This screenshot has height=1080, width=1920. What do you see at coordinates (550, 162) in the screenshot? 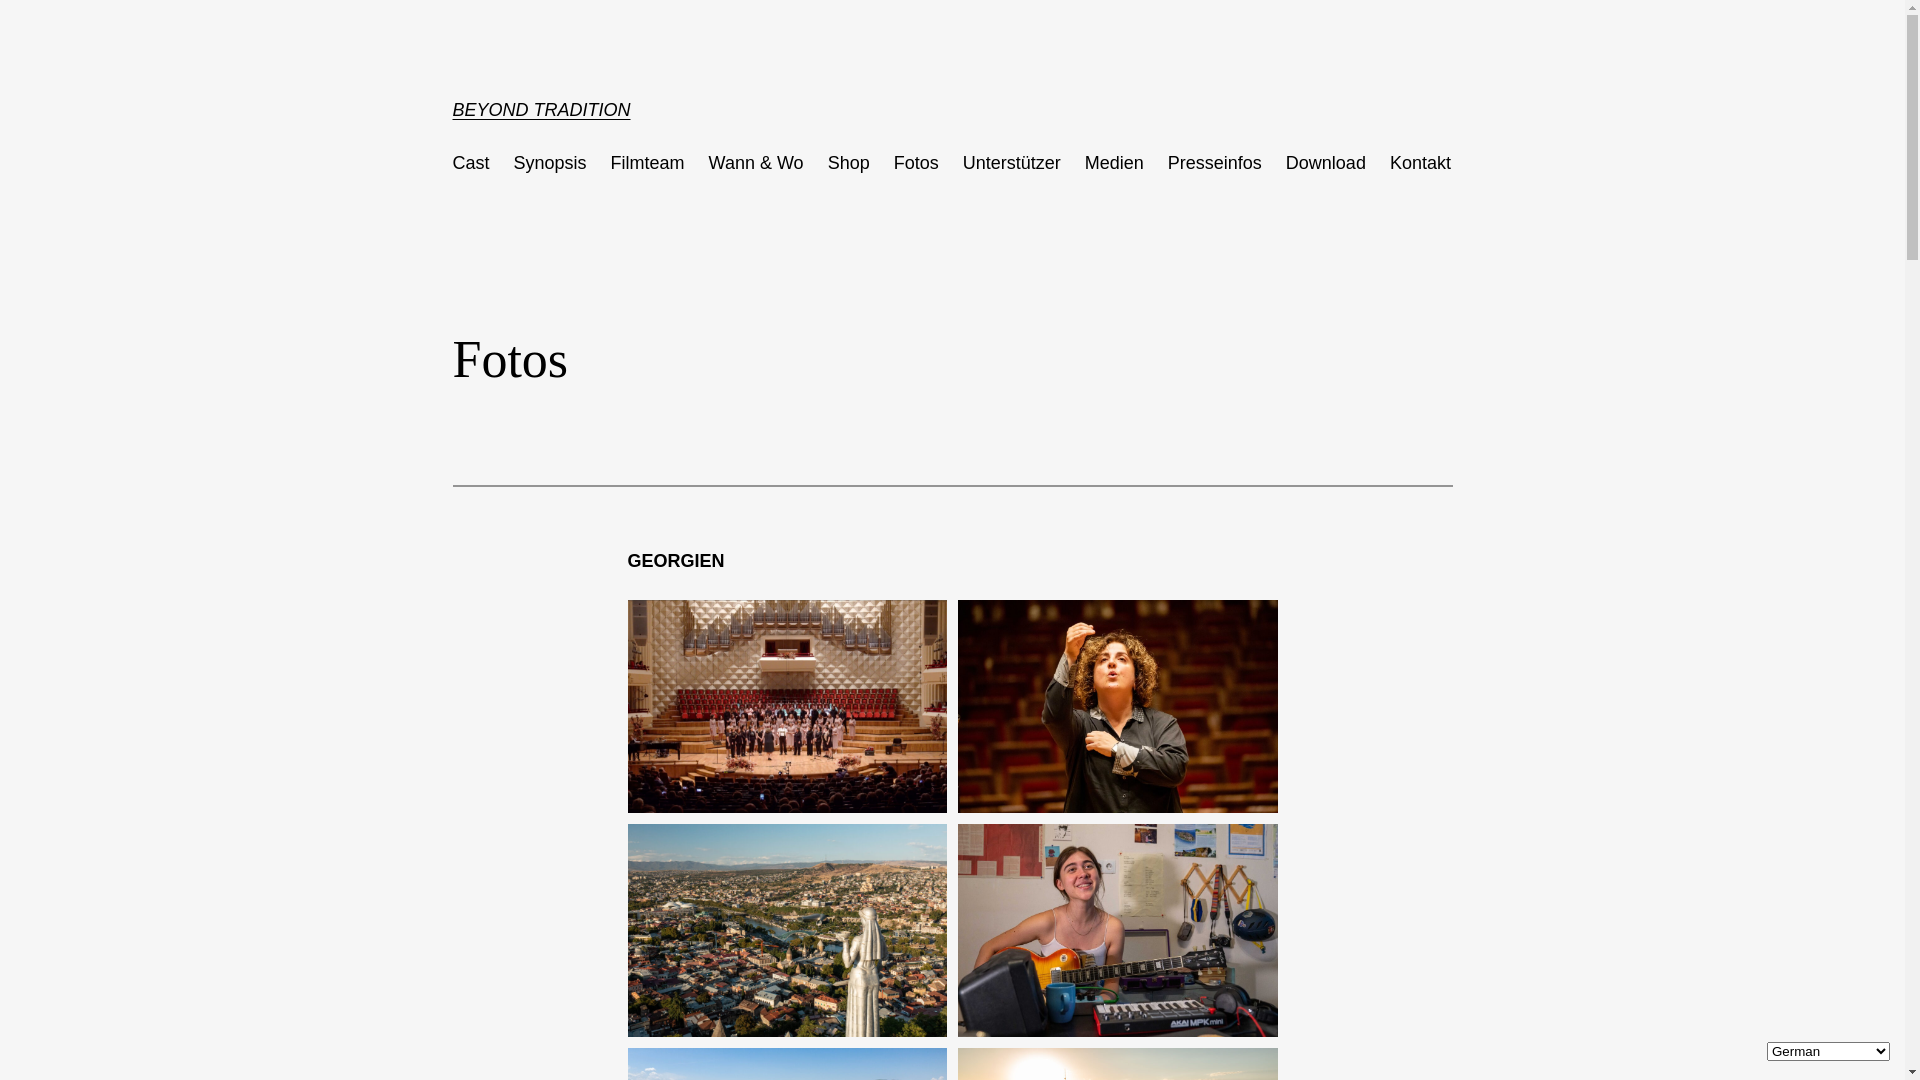
I see `'Synopsis'` at bounding box center [550, 162].